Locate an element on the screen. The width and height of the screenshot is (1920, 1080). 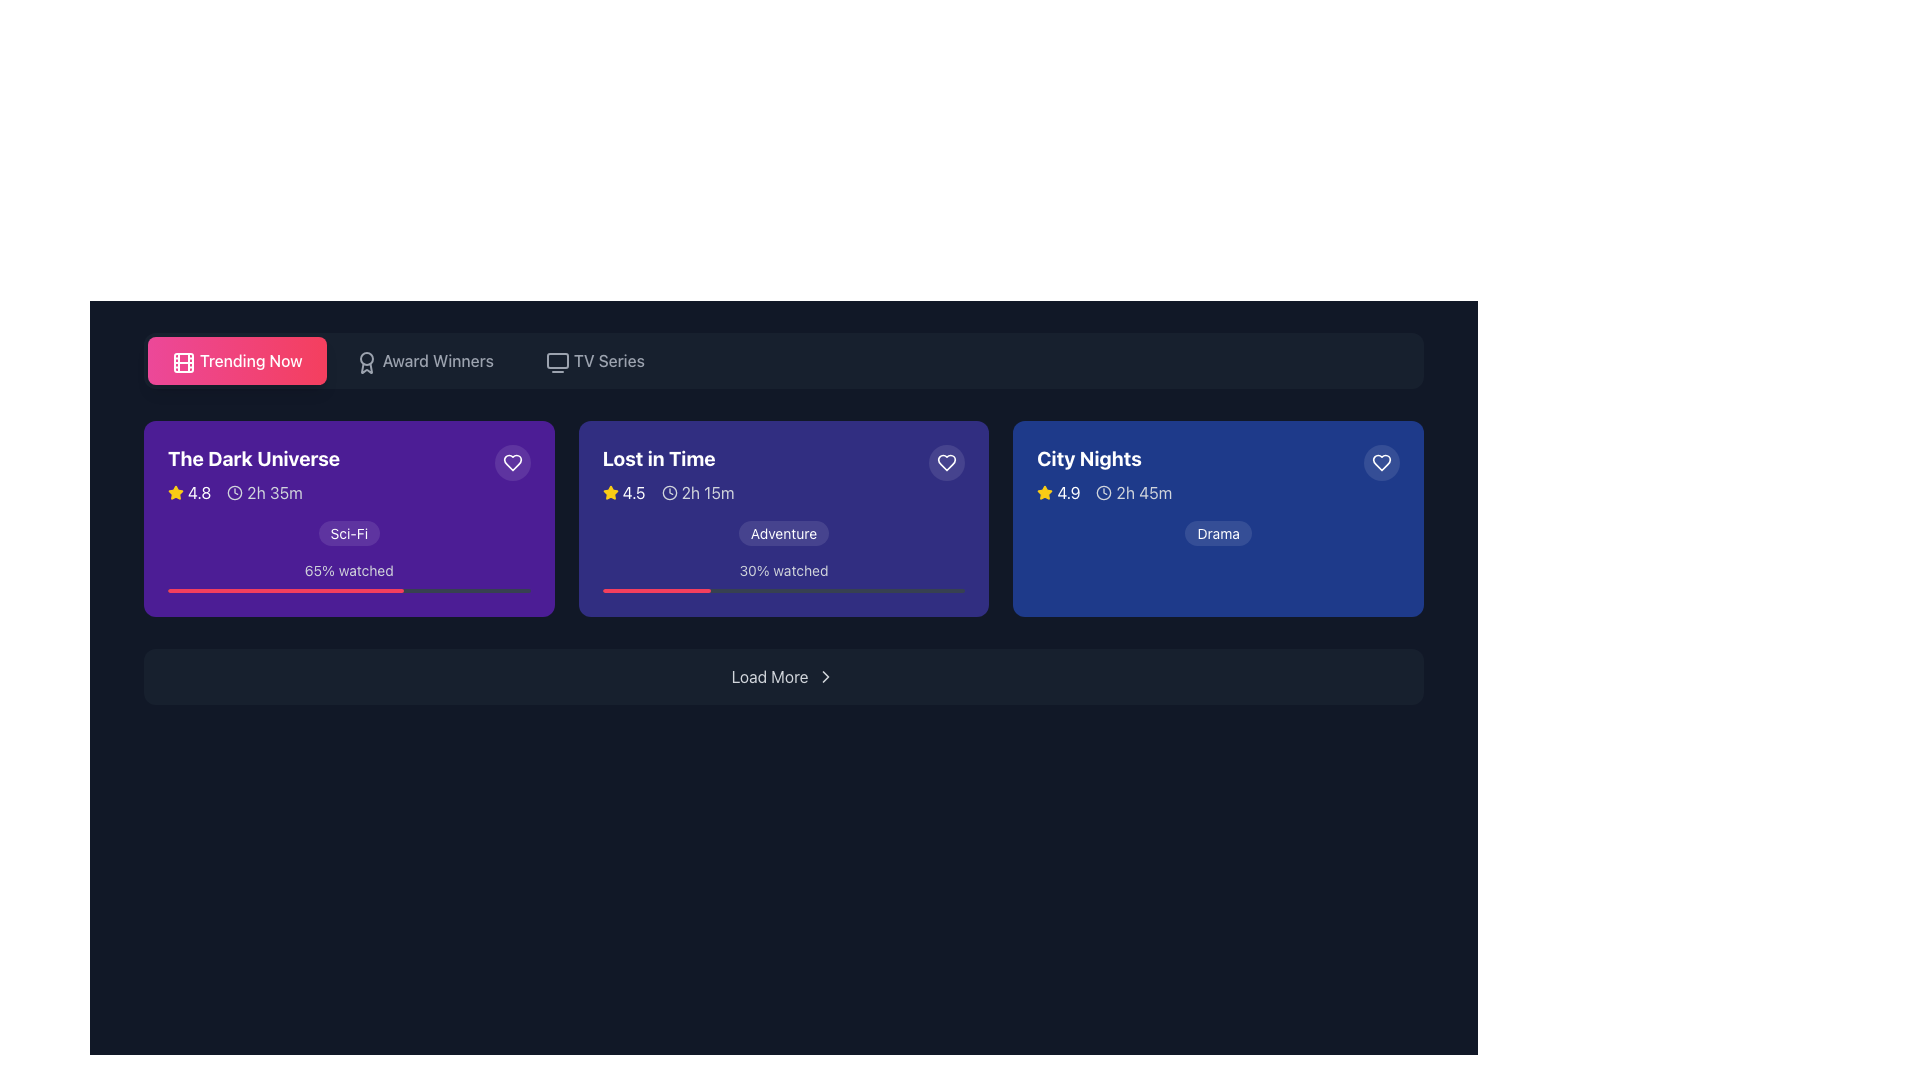
the favorite or like icon located in the top-right section of the 'City Nights' card, which is slightly inset within a rounded square background is located at coordinates (1381, 462).